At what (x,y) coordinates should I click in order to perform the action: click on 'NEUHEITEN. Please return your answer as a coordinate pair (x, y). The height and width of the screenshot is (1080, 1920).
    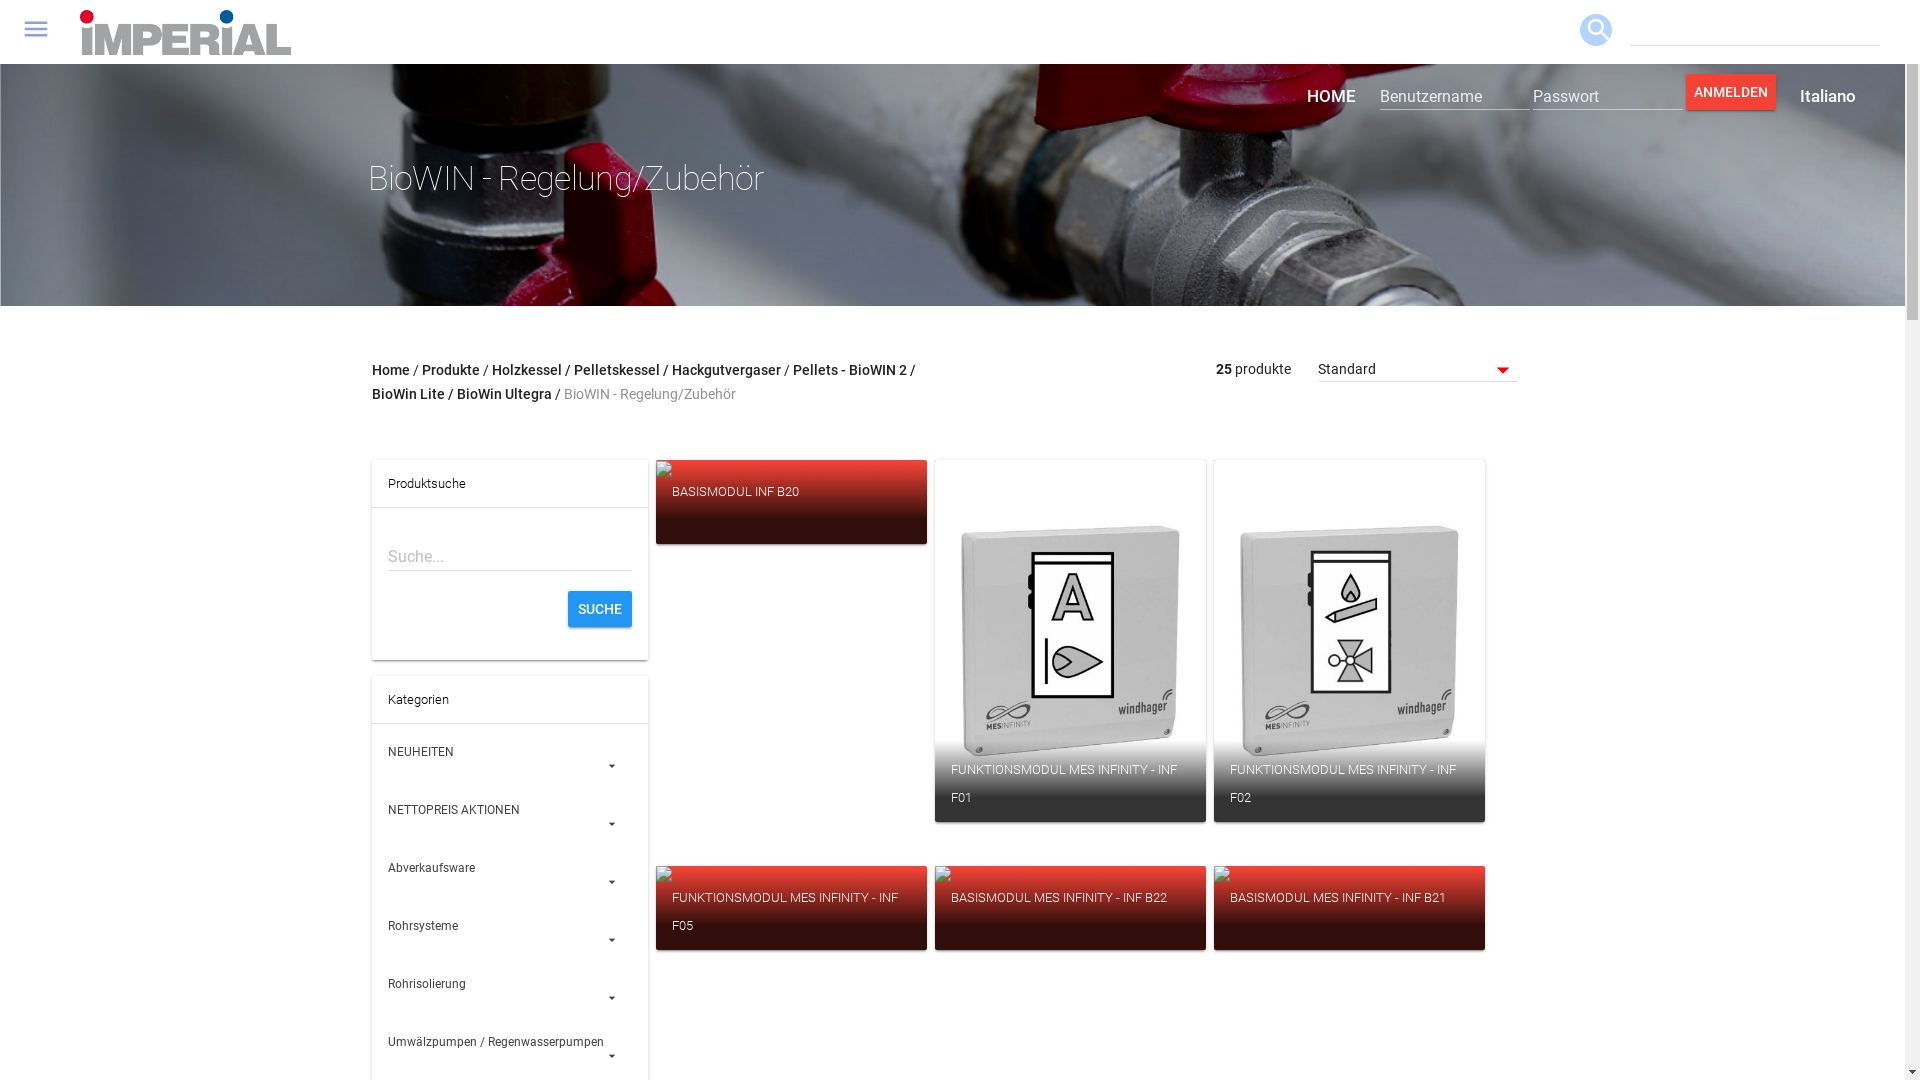
    Looking at the image, I should click on (510, 763).